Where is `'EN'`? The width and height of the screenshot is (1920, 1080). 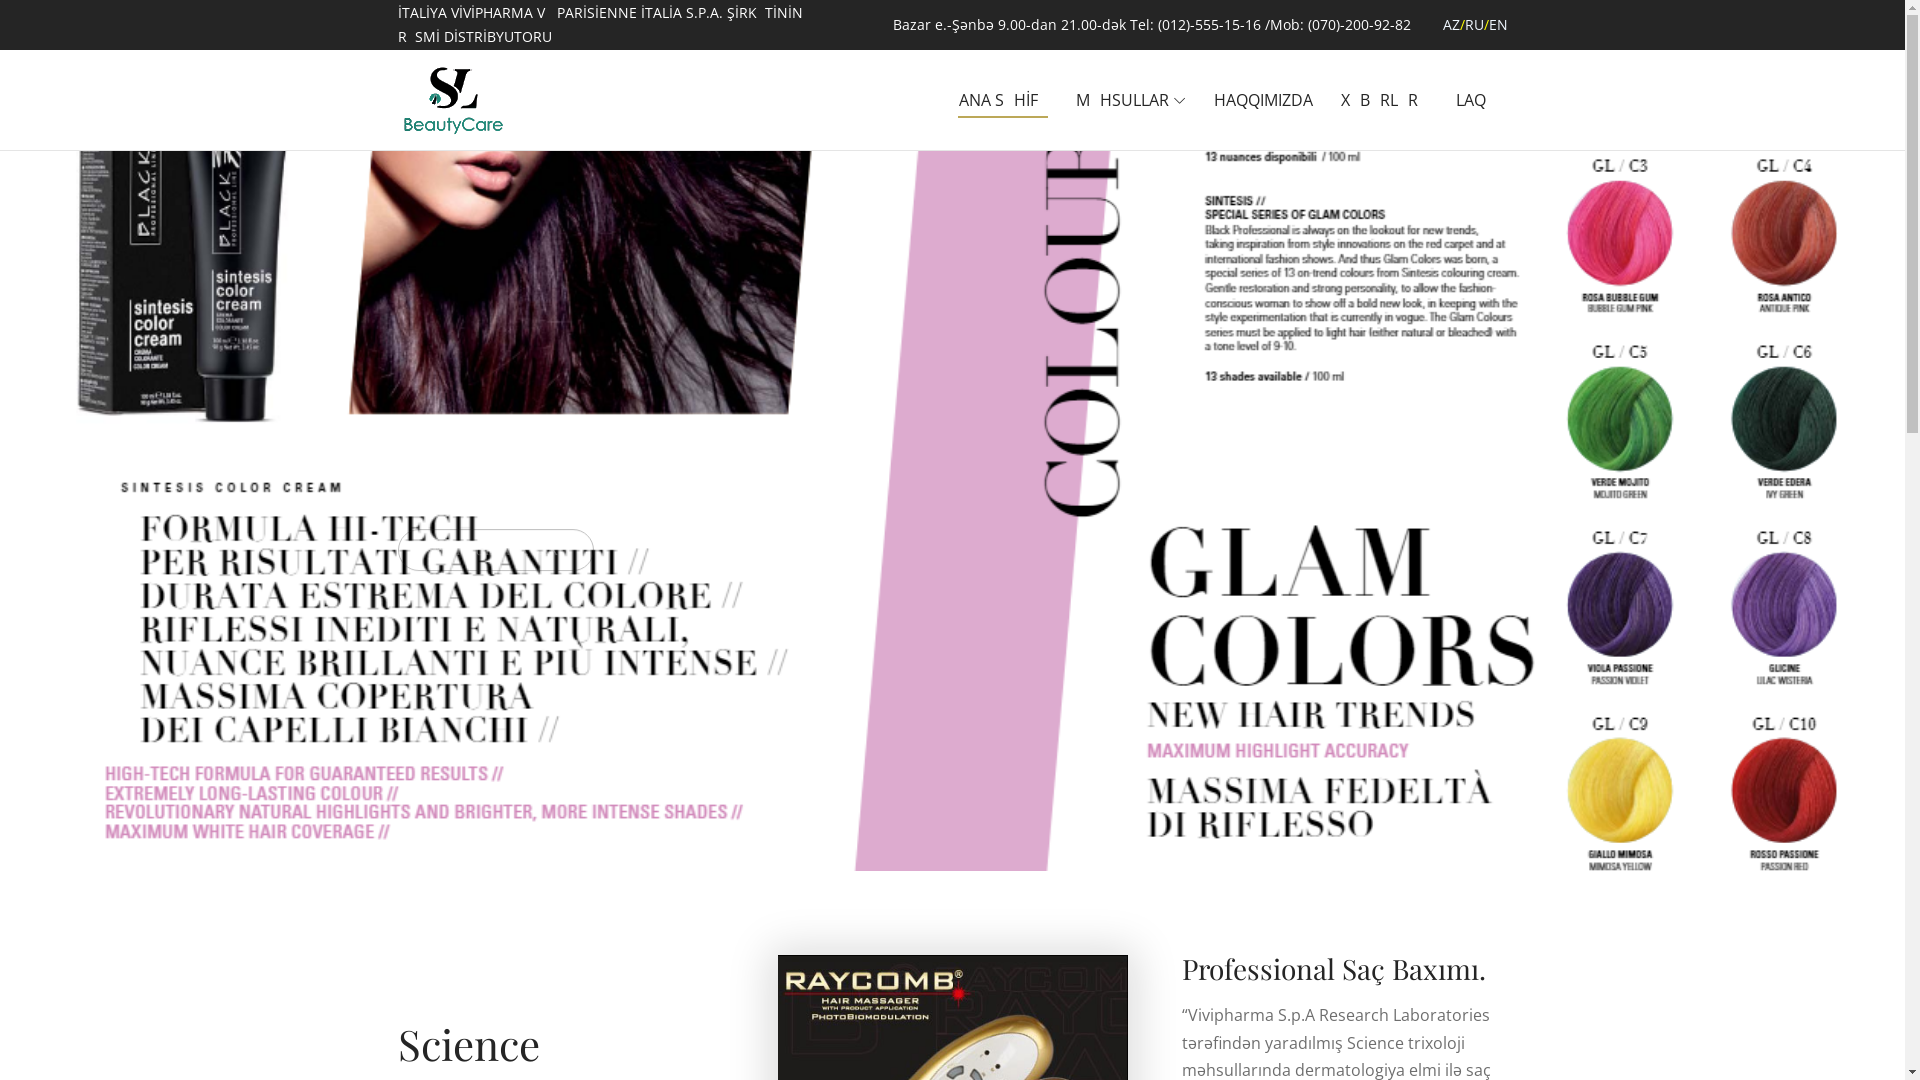 'EN' is located at coordinates (1488, 24).